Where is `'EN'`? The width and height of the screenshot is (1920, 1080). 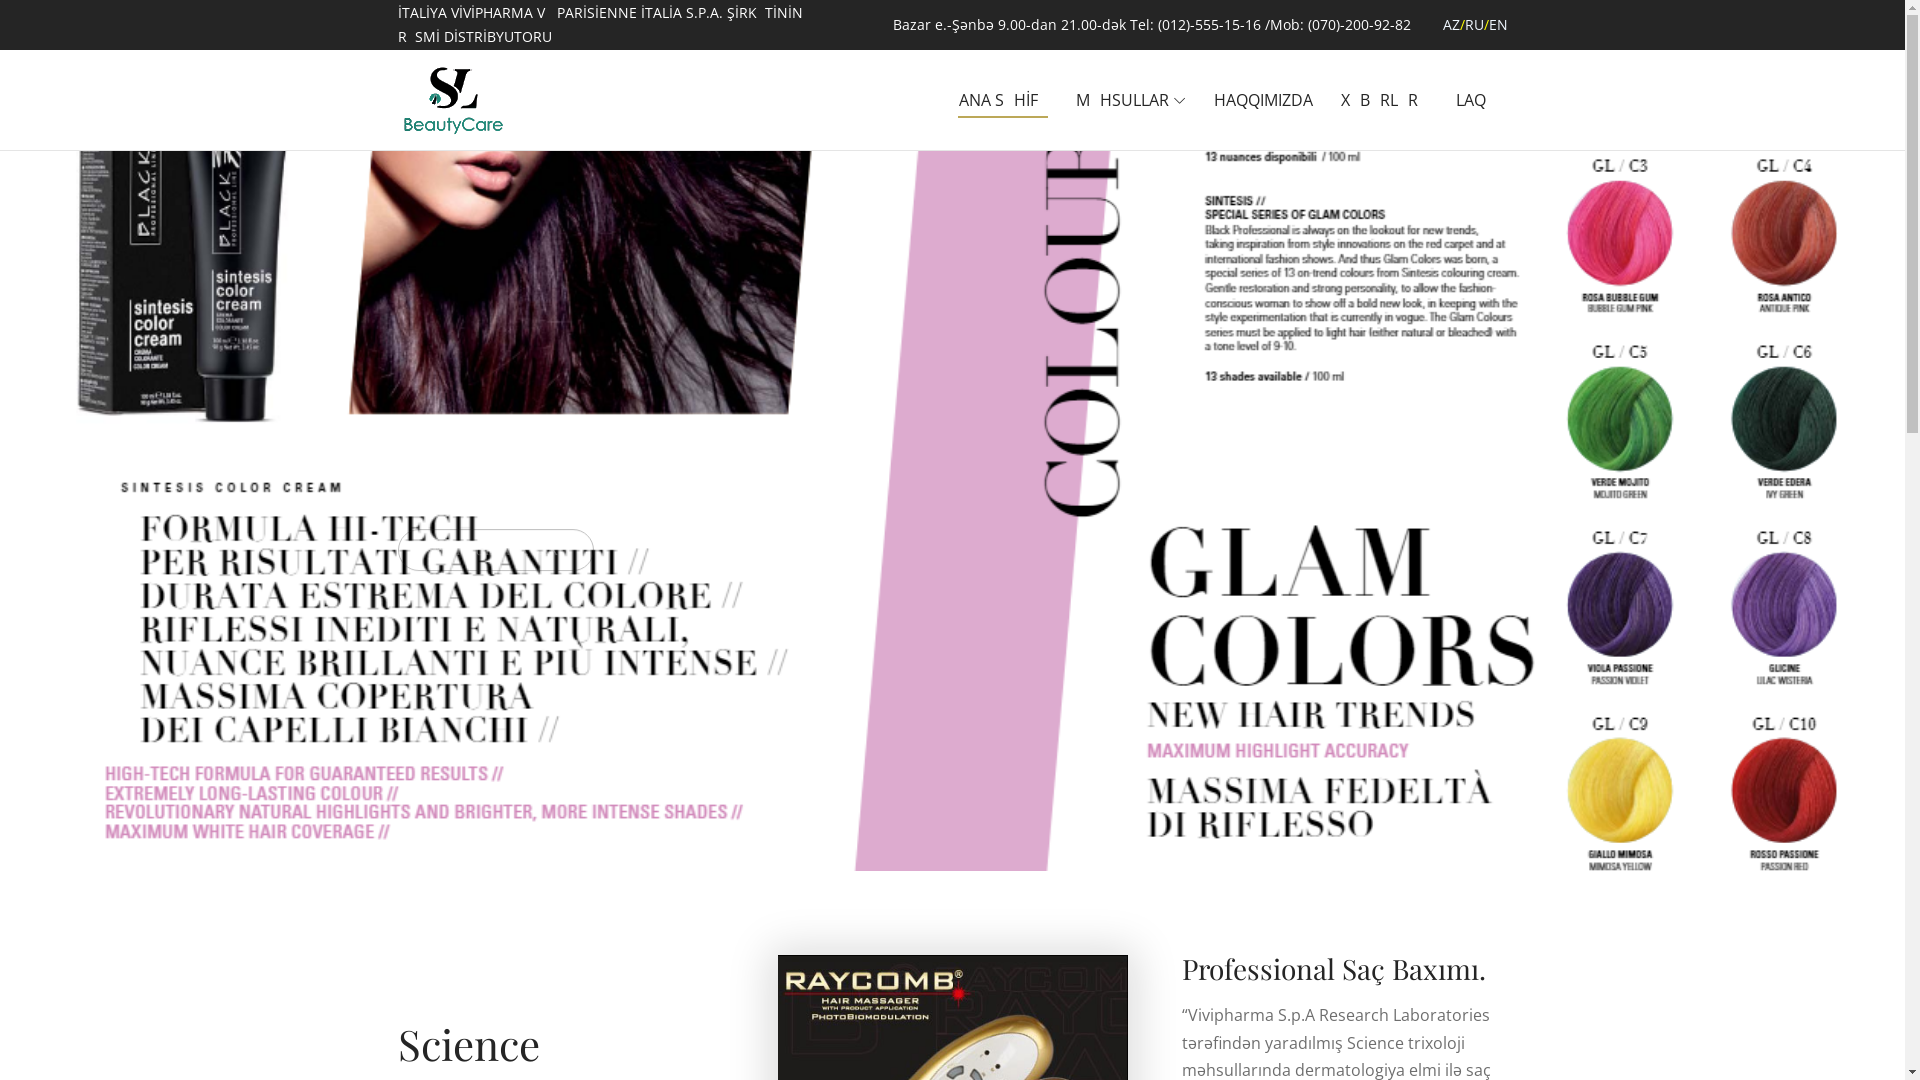 'EN' is located at coordinates (1488, 24).